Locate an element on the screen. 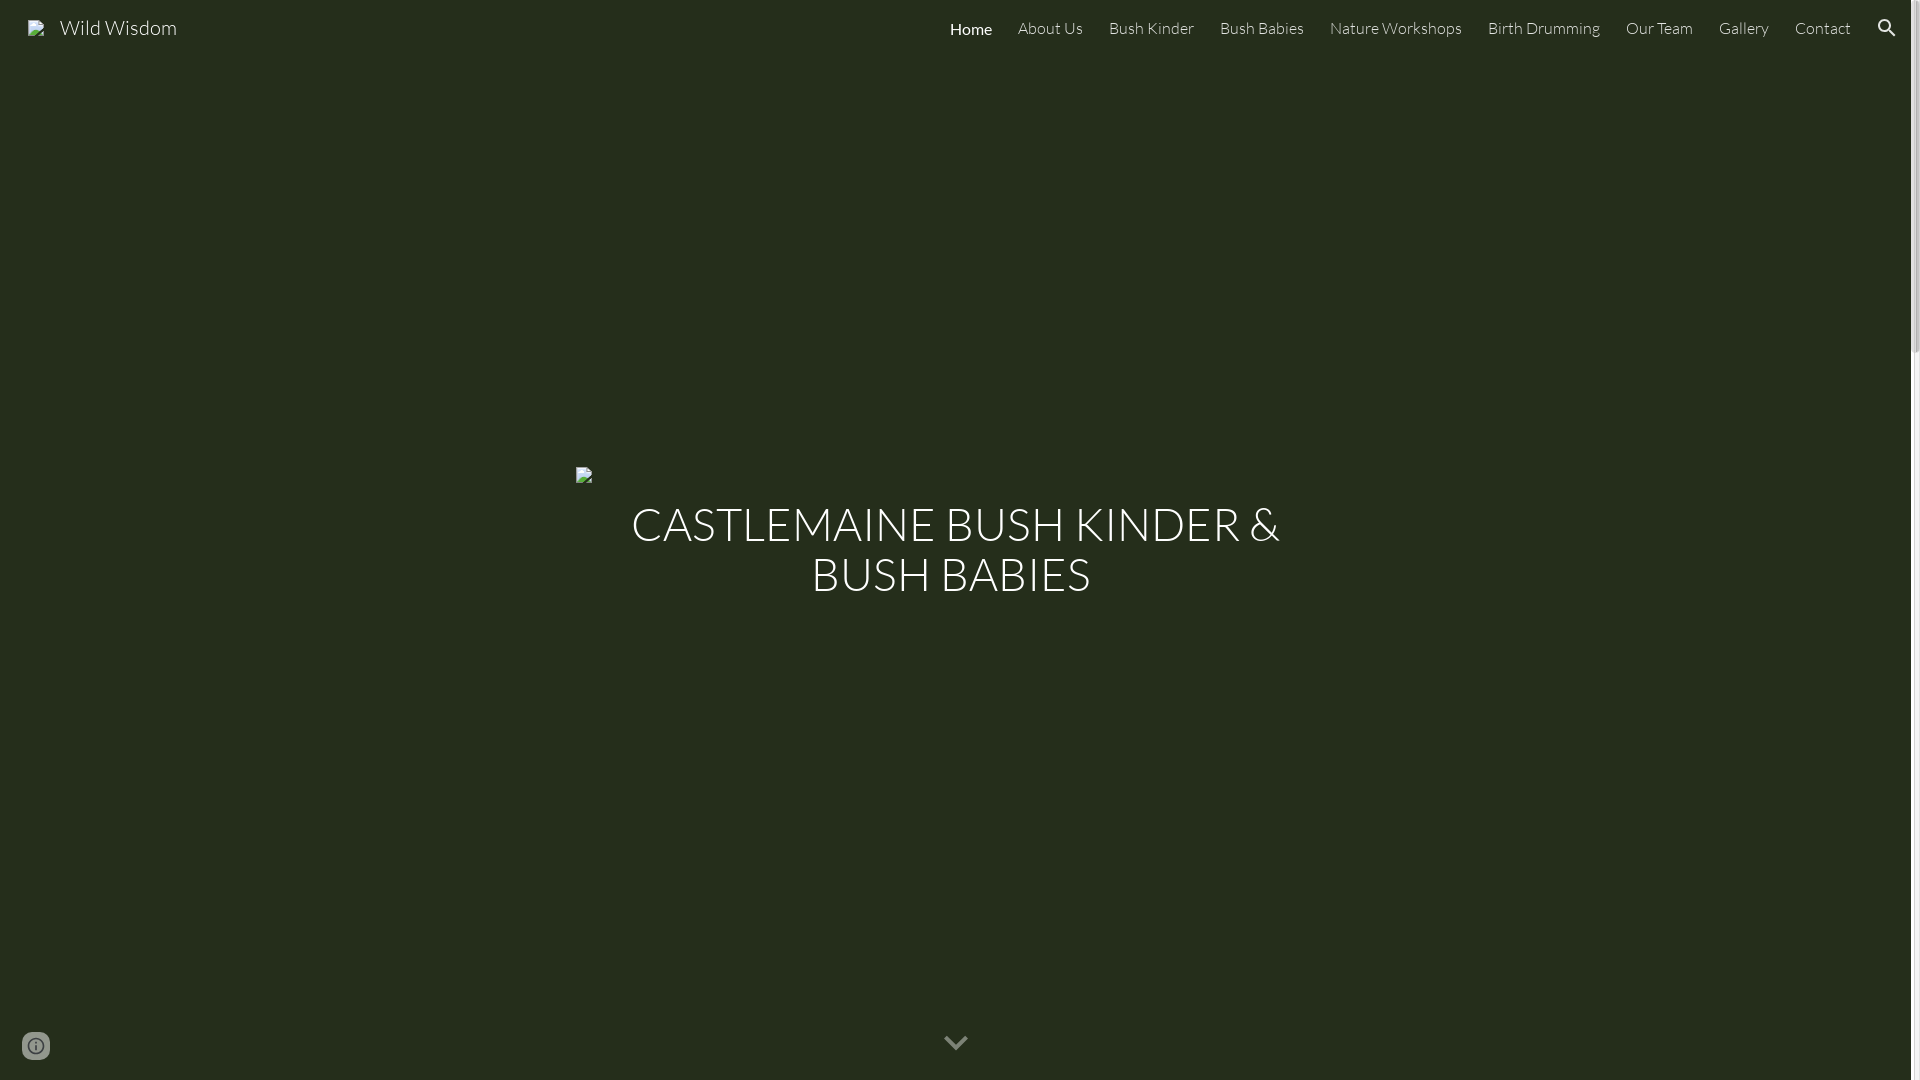  'Bush Babies' is located at coordinates (1261, 27).